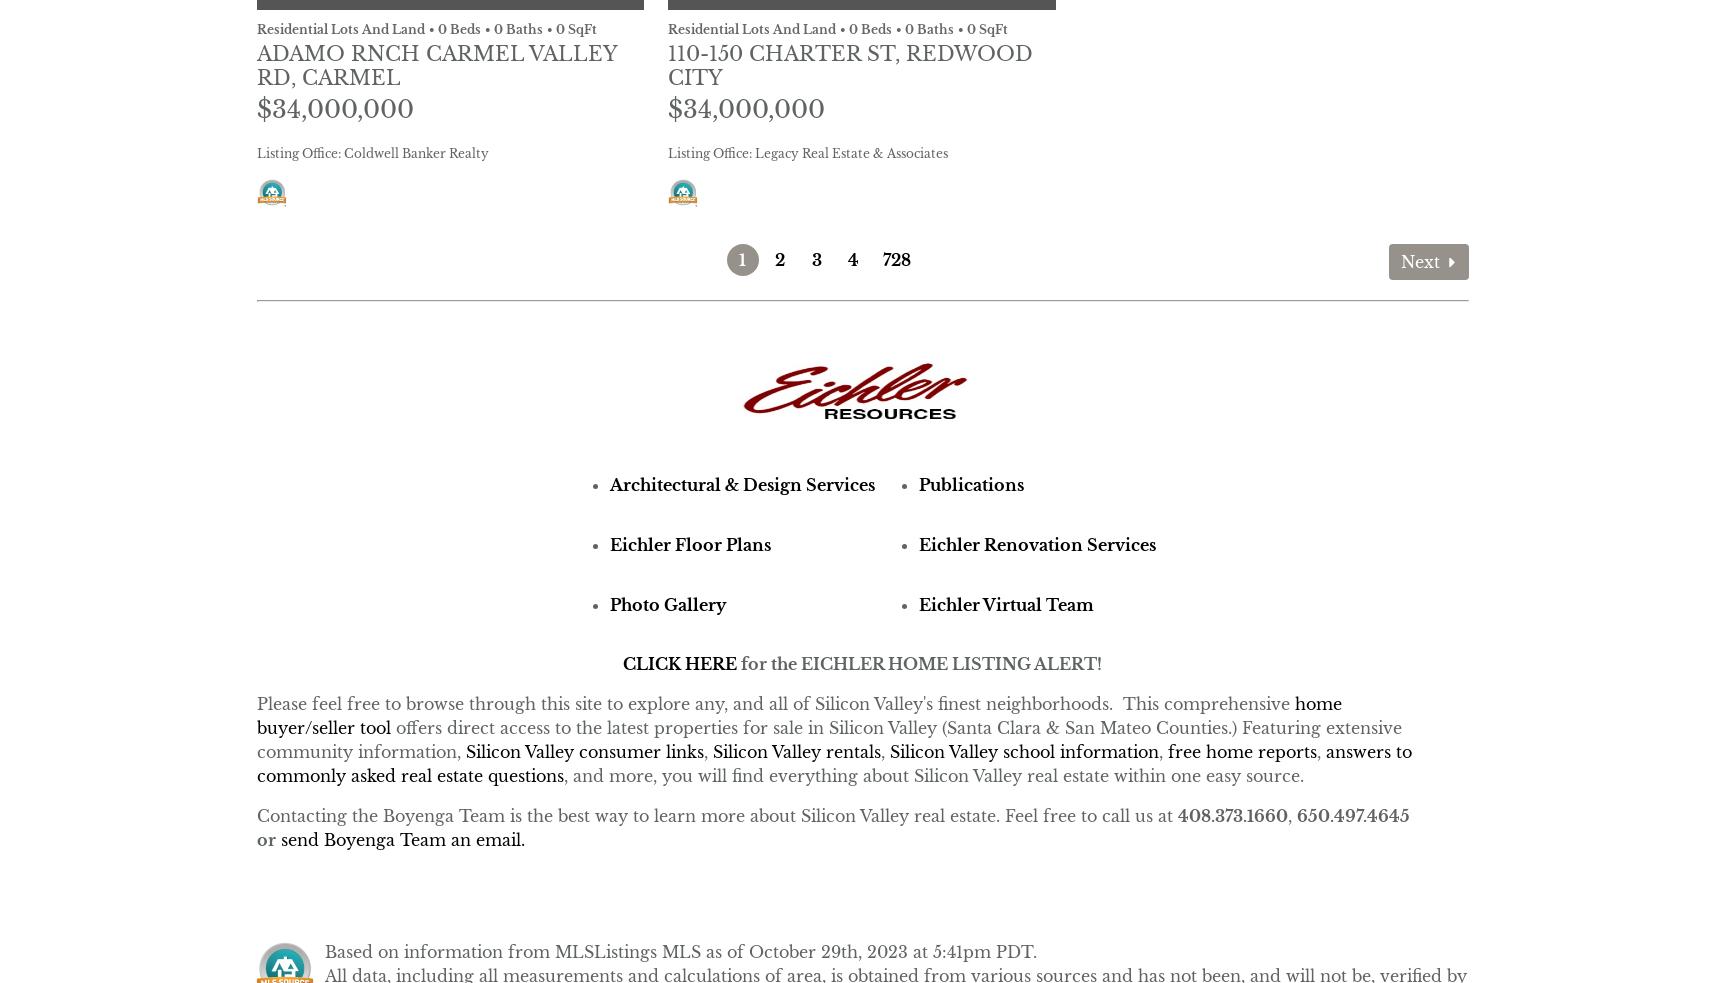  What do you see at coordinates (400, 839) in the screenshot?
I see `'send Boyenga Team an email.'` at bounding box center [400, 839].